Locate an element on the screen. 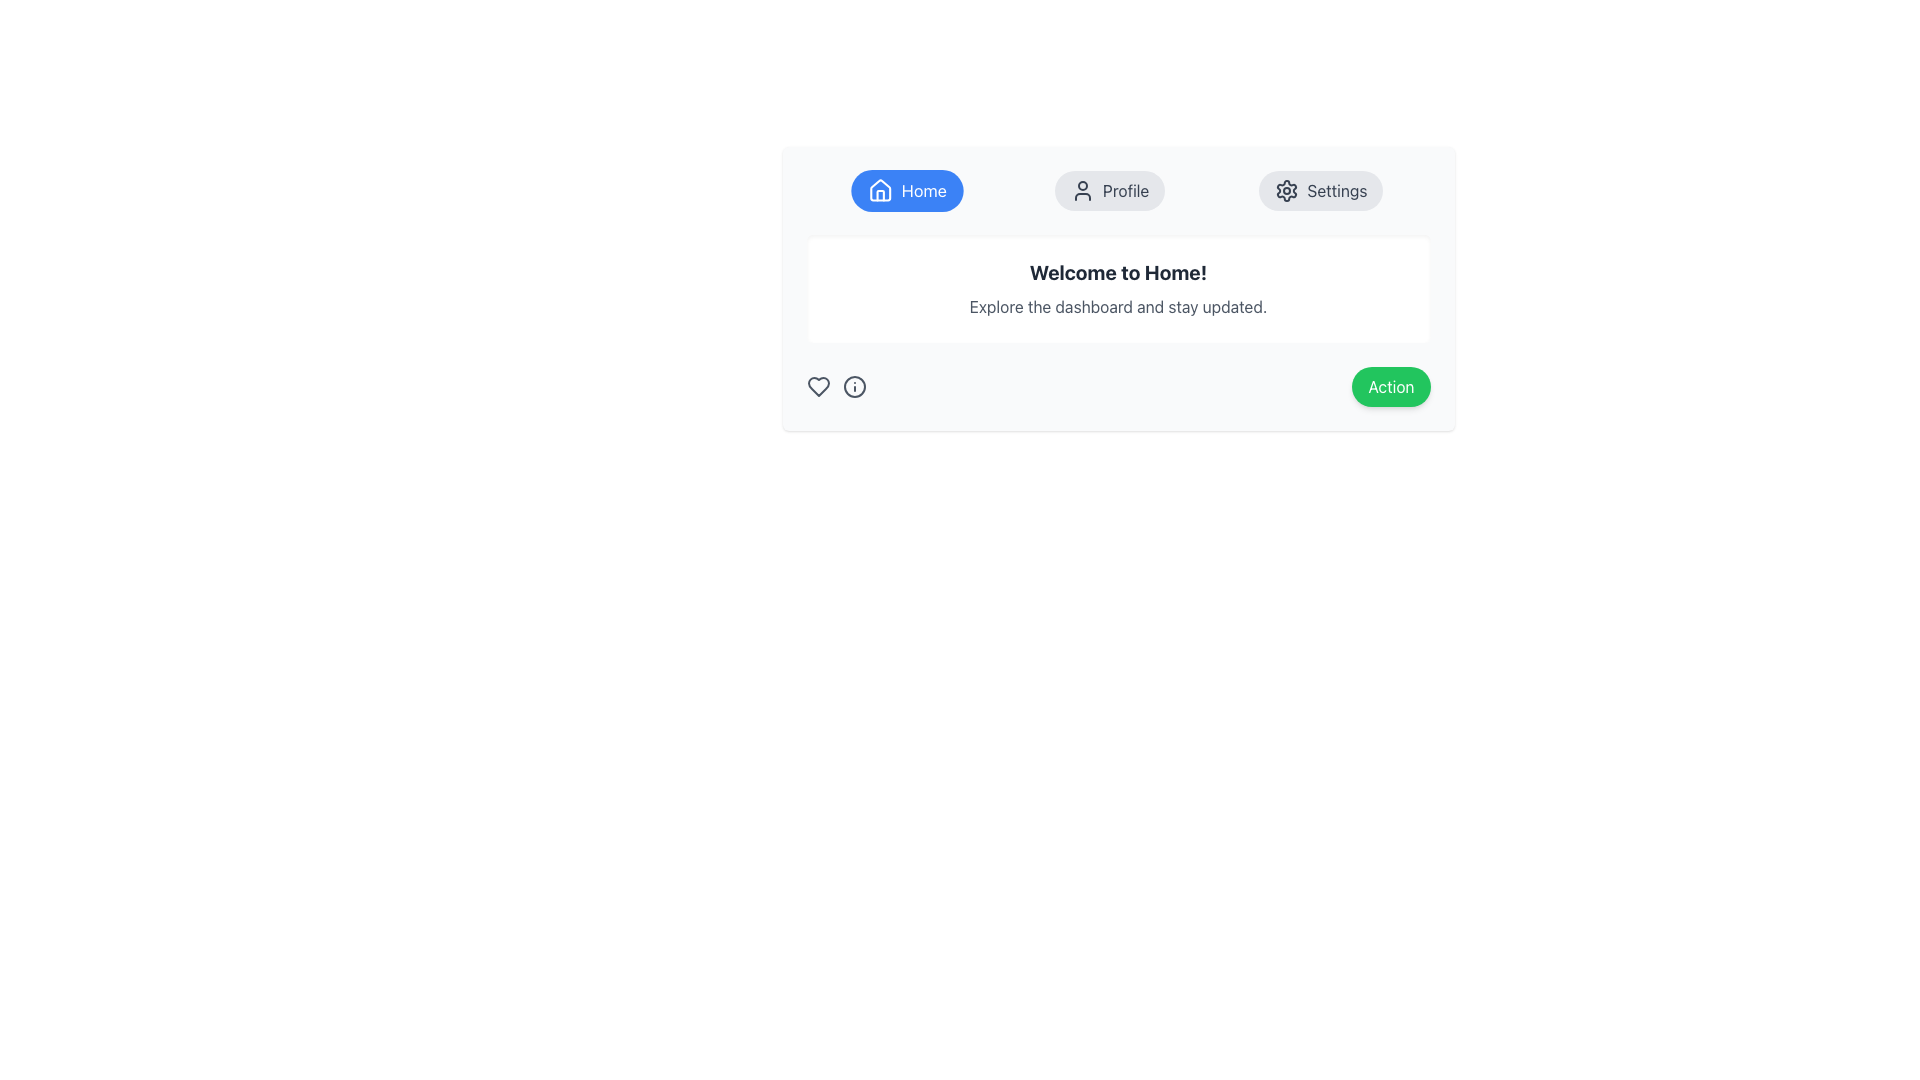 Image resolution: width=1920 pixels, height=1080 pixels. the gear-shaped icon within the settings section of the header navigation to interact with the settings button is located at coordinates (1287, 191).